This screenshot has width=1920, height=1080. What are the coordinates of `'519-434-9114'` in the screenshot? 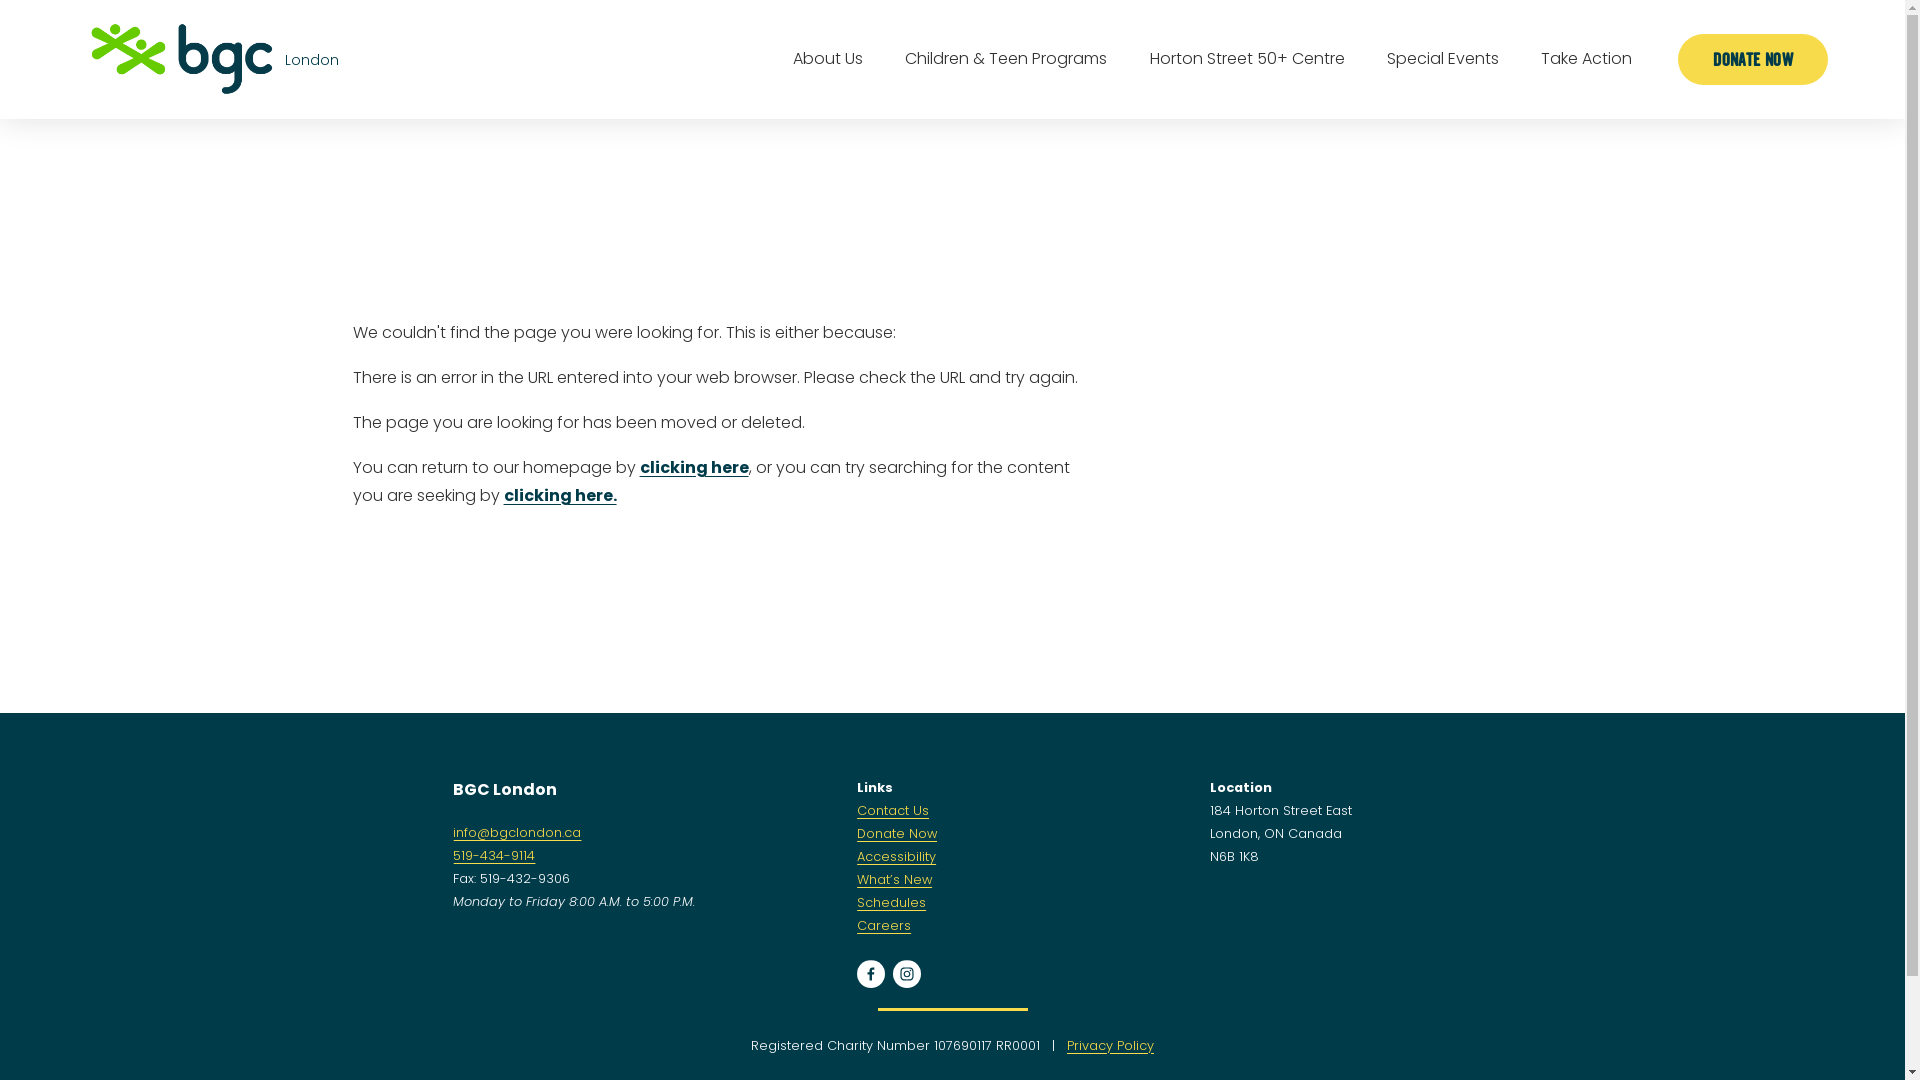 It's located at (494, 855).